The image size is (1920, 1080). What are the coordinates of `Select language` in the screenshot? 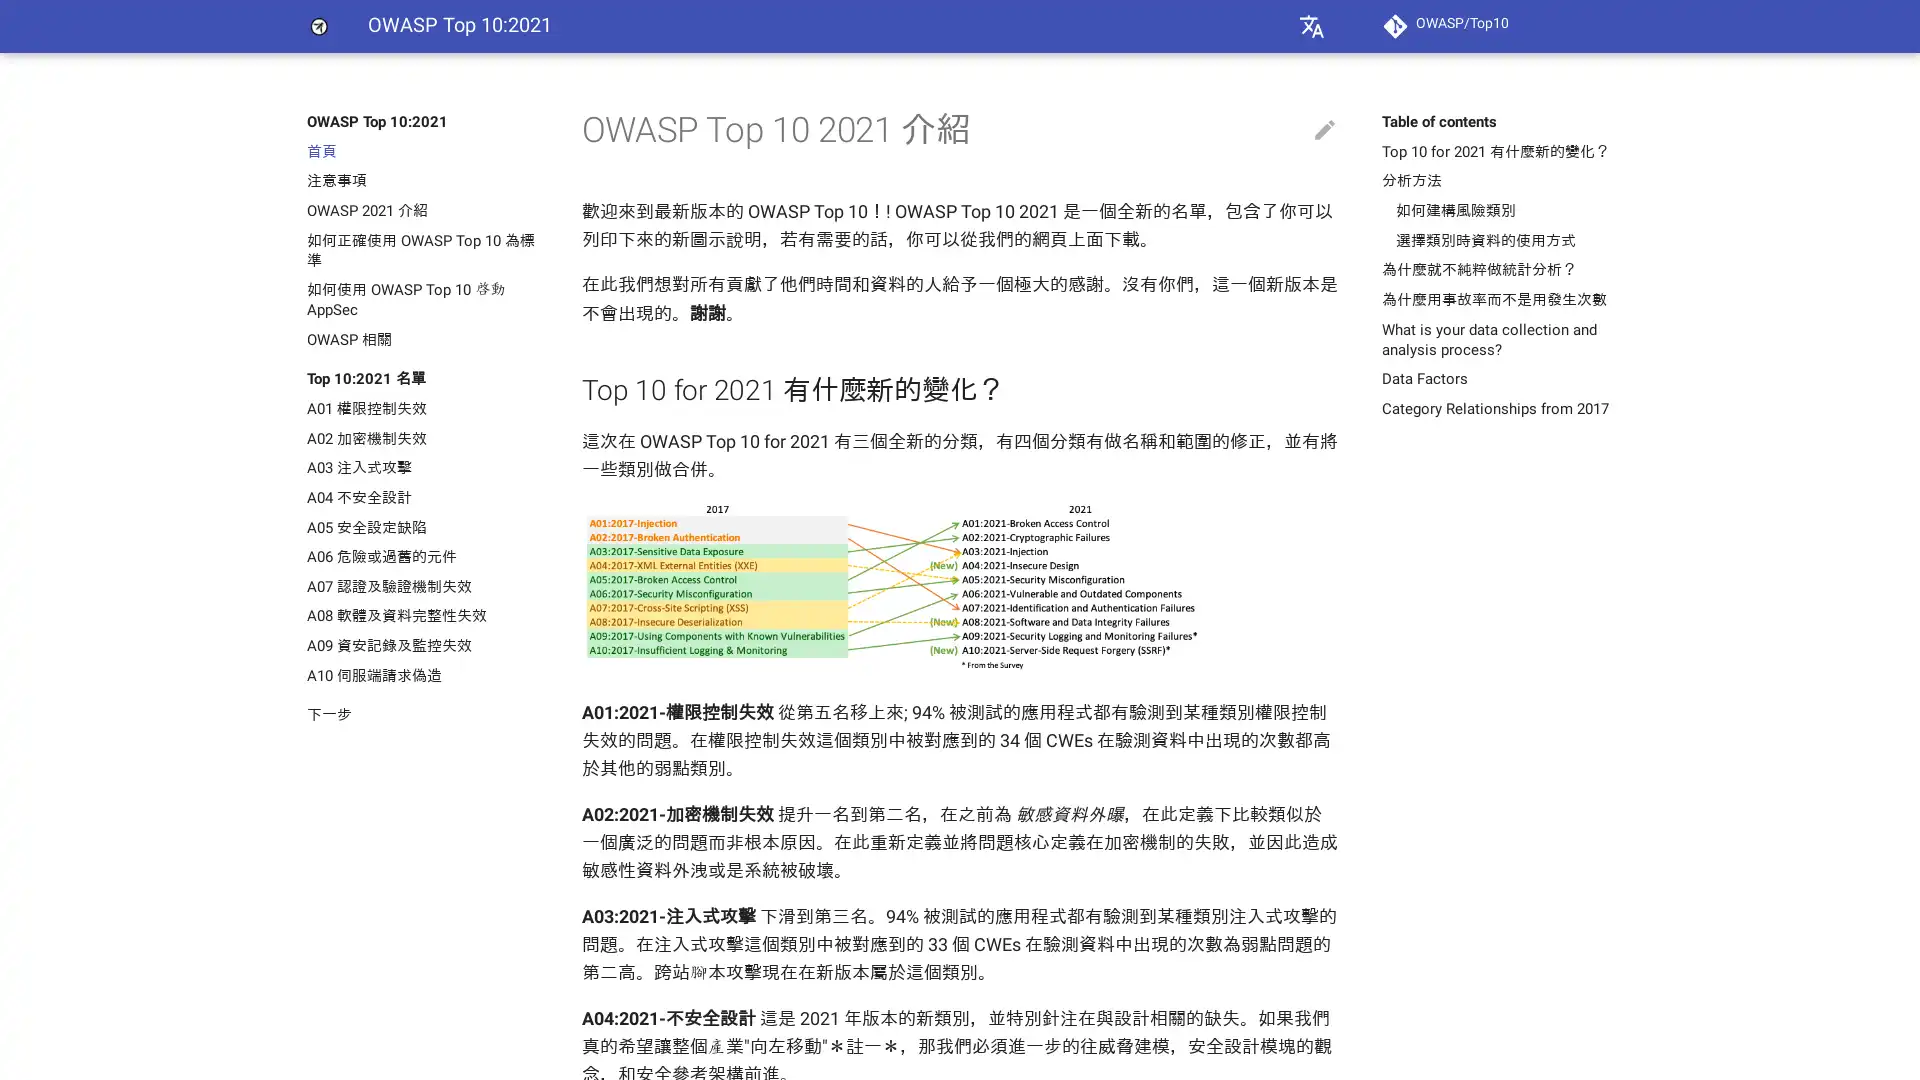 It's located at (1311, 26).